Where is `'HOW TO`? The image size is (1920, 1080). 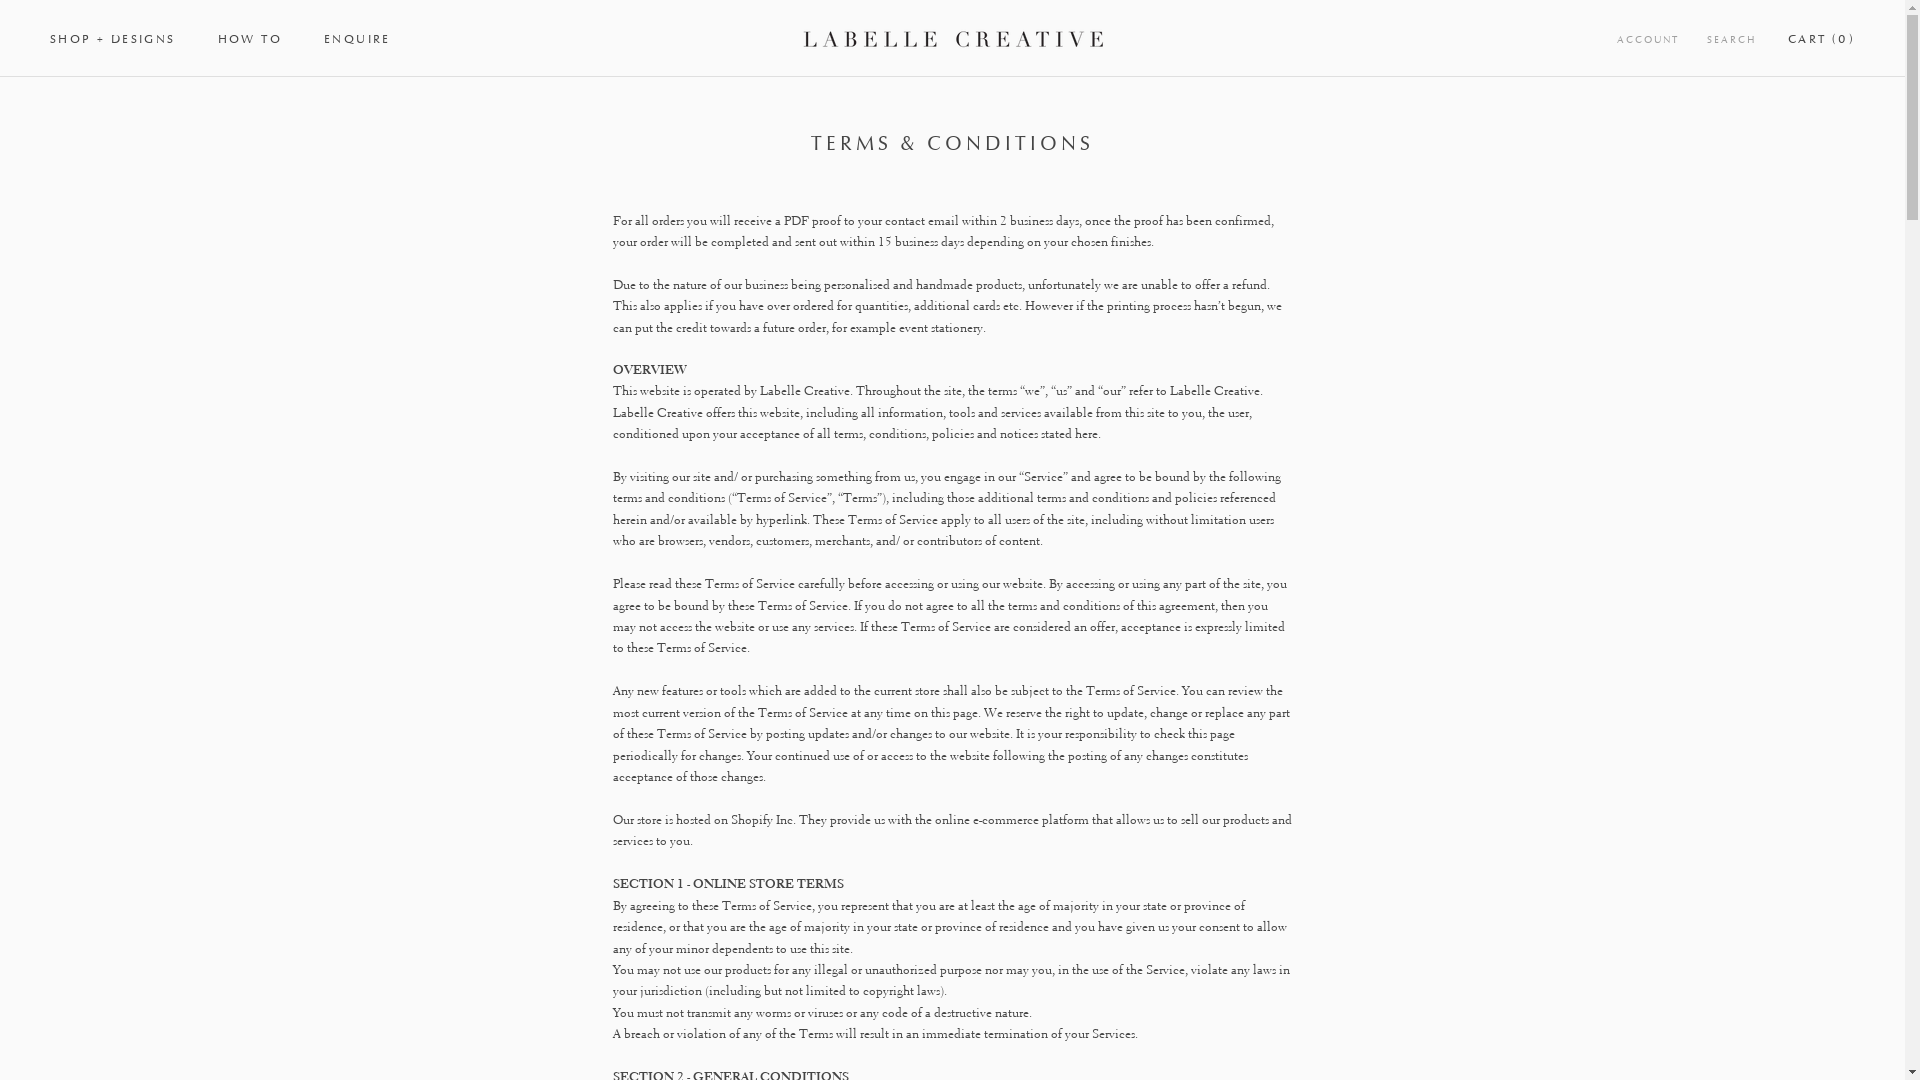
'HOW TO is located at coordinates (248, 38).